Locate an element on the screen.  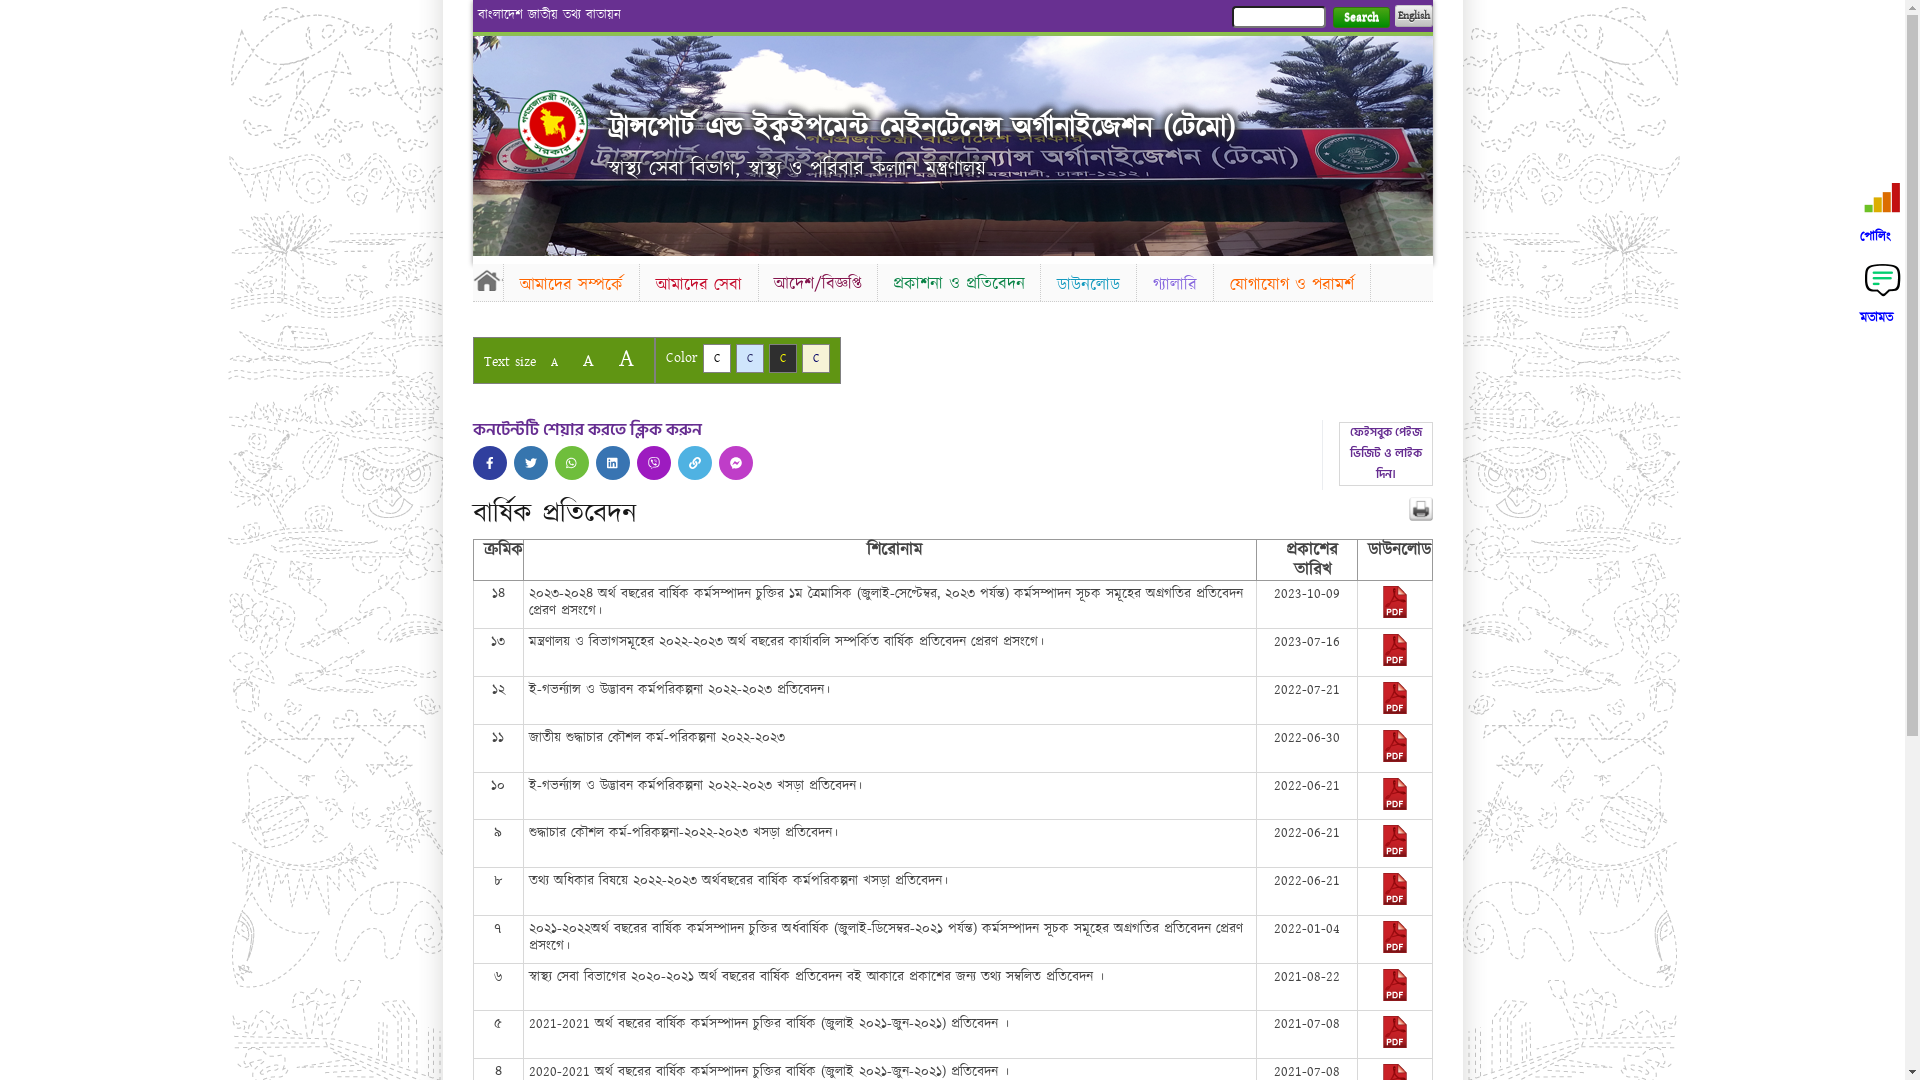
'Search' is located at coordinates (1360, 17).